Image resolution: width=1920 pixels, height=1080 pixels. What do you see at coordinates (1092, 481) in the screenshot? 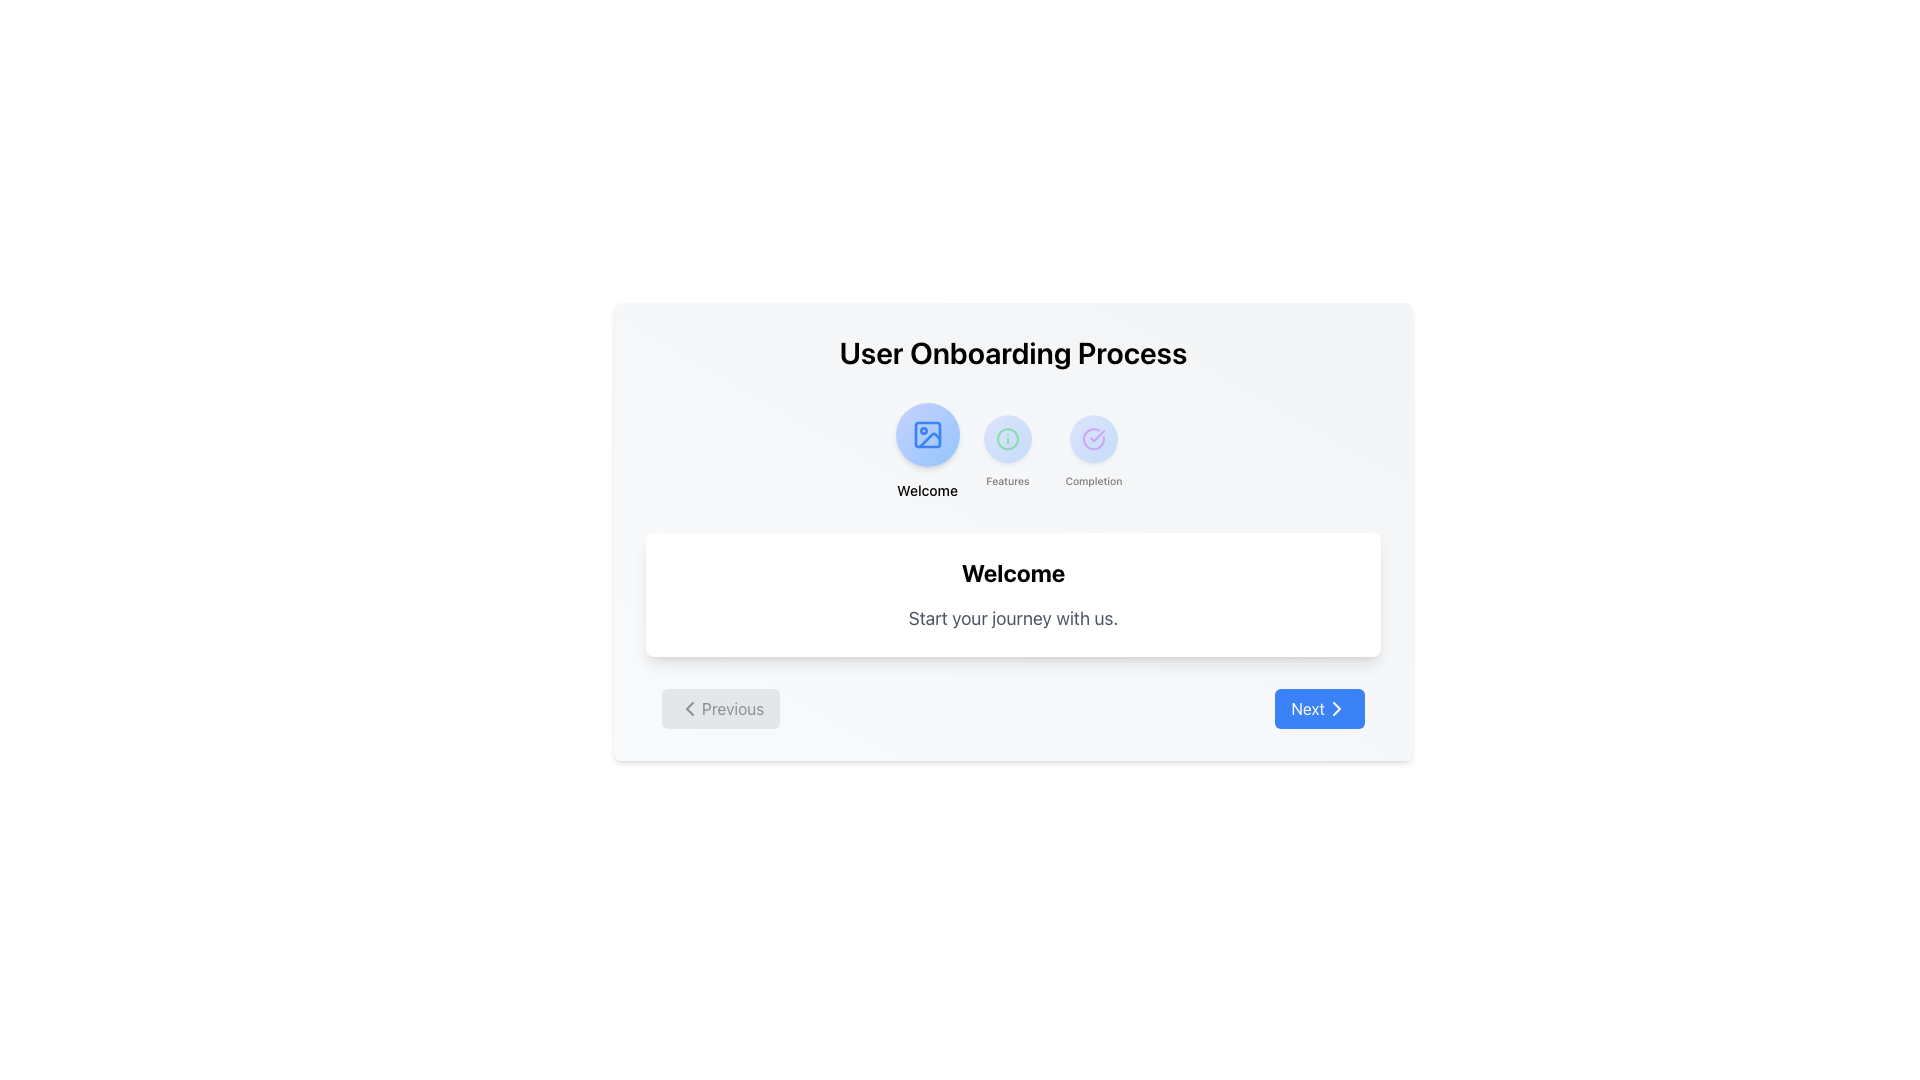
I see `the text label displaying 'Completion', which is styled with 'text-sm font-medium' and positioned beneath a purple checkmark icon` at bounding box center [1092, 481].